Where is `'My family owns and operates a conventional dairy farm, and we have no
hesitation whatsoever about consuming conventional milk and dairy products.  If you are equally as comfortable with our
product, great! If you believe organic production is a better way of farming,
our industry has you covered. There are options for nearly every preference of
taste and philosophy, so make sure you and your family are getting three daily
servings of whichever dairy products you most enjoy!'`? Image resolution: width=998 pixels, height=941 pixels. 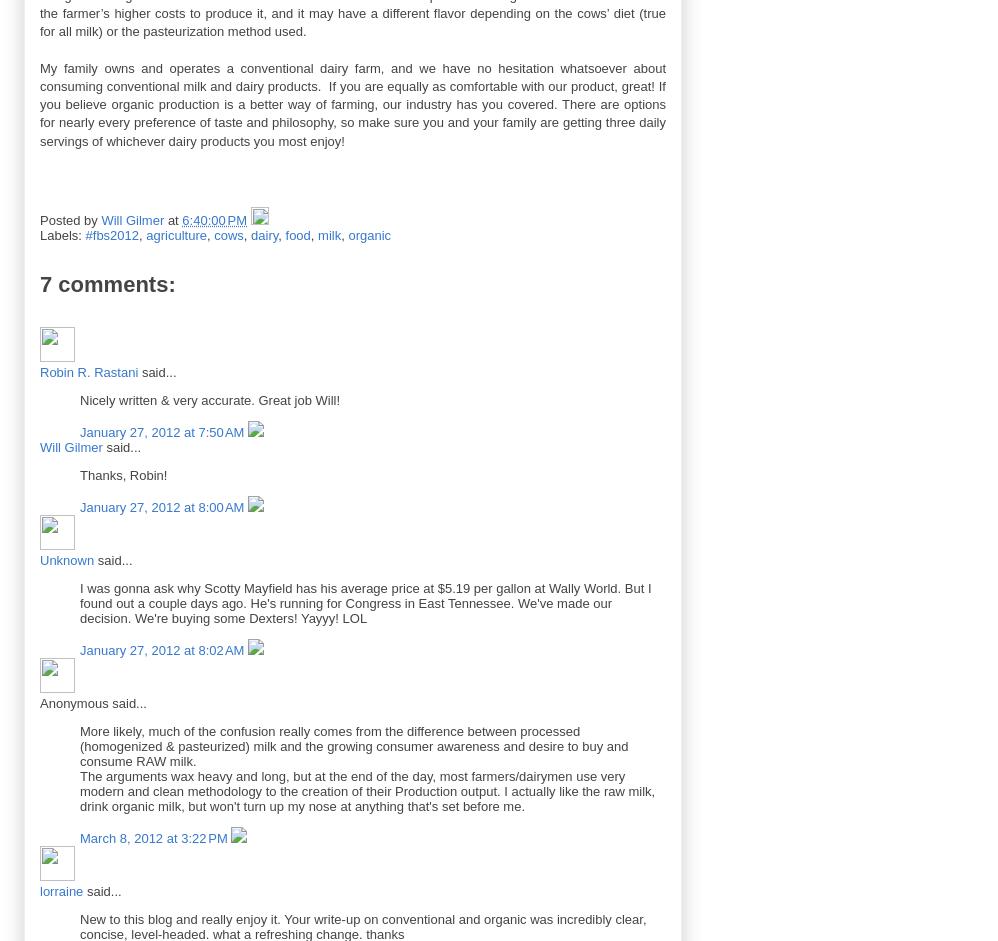 'My family owns and operates a conventional dairy farm, and we have no
hesitation whatsoever about consuming conventional milk and dairy products.  If you are equally as comfortable with our
product, great! If you believe organic production is a better way of farming,
our industry has you covered. There are options for nearly every preference of
taste and philosophy, so make sure you and your family are getting three daily
servings of whichever dairy products you most enjoy!' is located at coordinates (351, 103).